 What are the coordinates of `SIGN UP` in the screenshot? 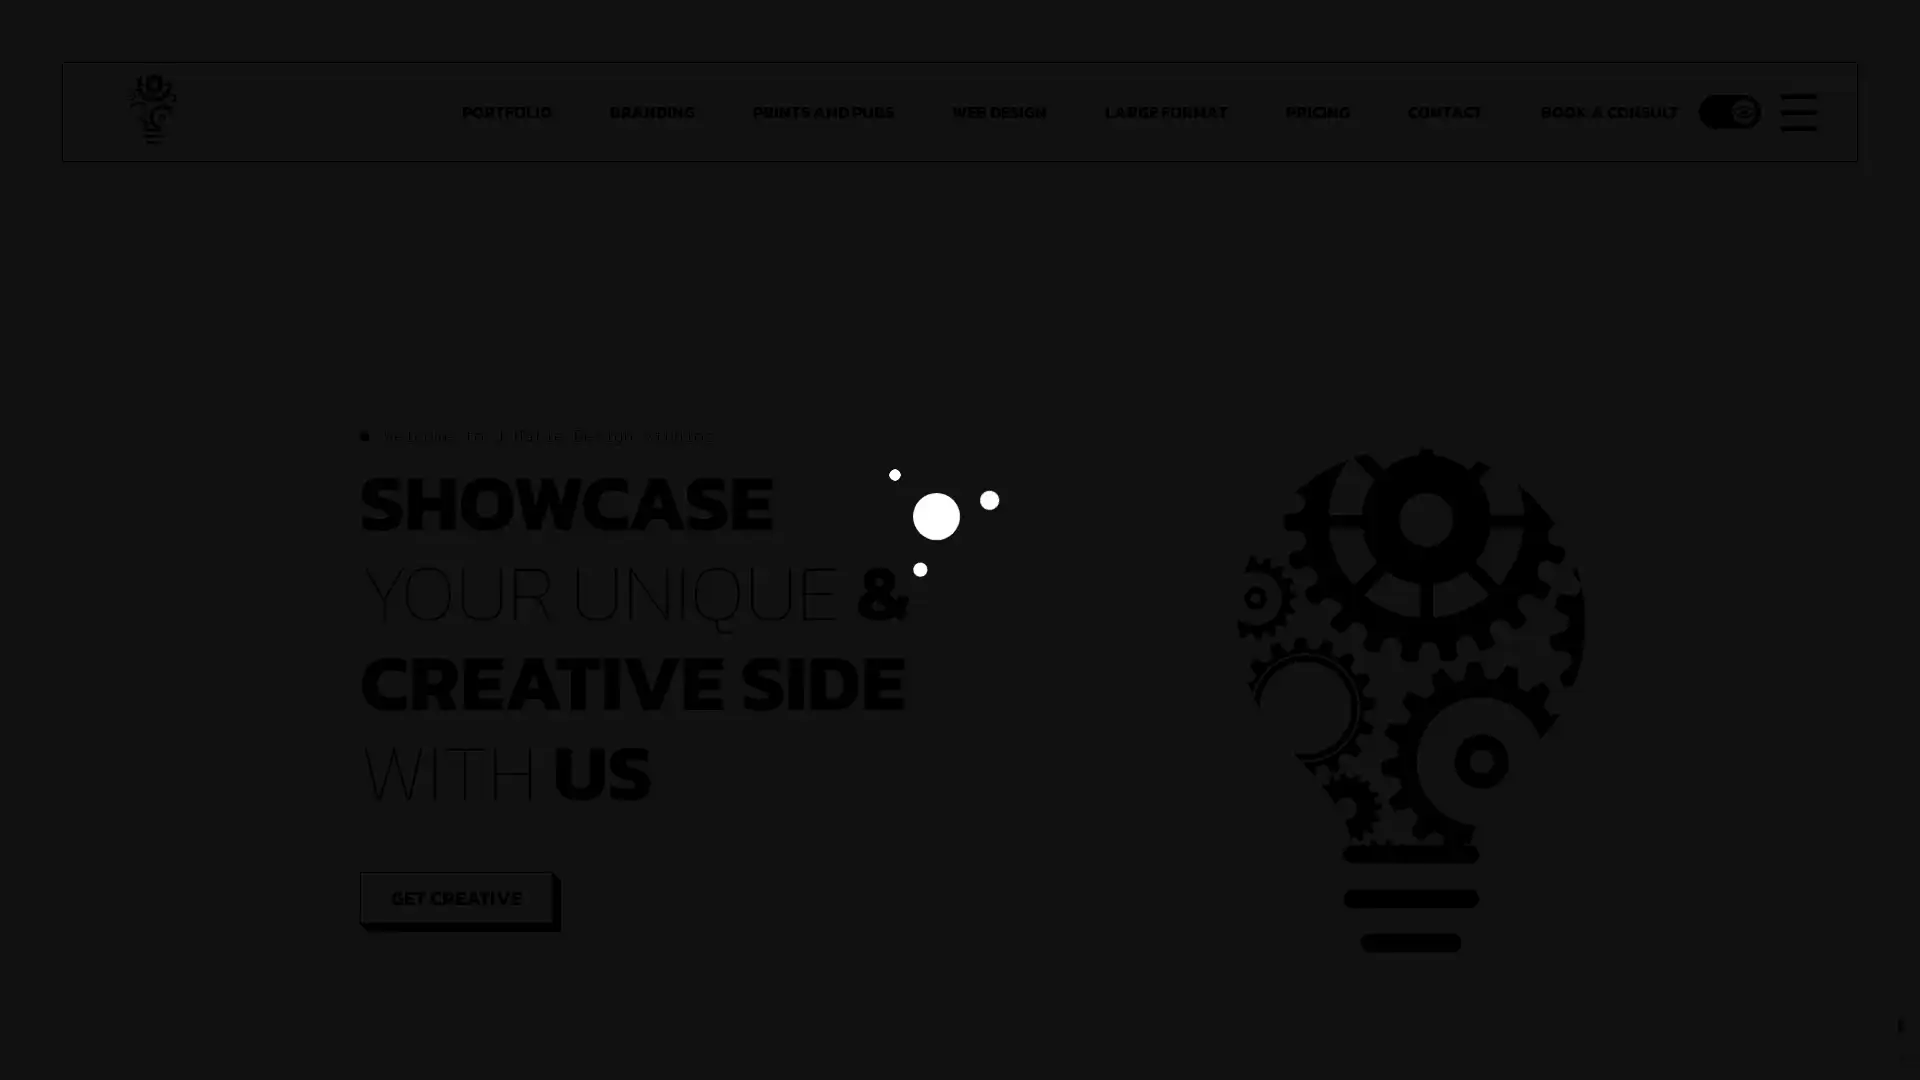 It's located at (1628, 898).